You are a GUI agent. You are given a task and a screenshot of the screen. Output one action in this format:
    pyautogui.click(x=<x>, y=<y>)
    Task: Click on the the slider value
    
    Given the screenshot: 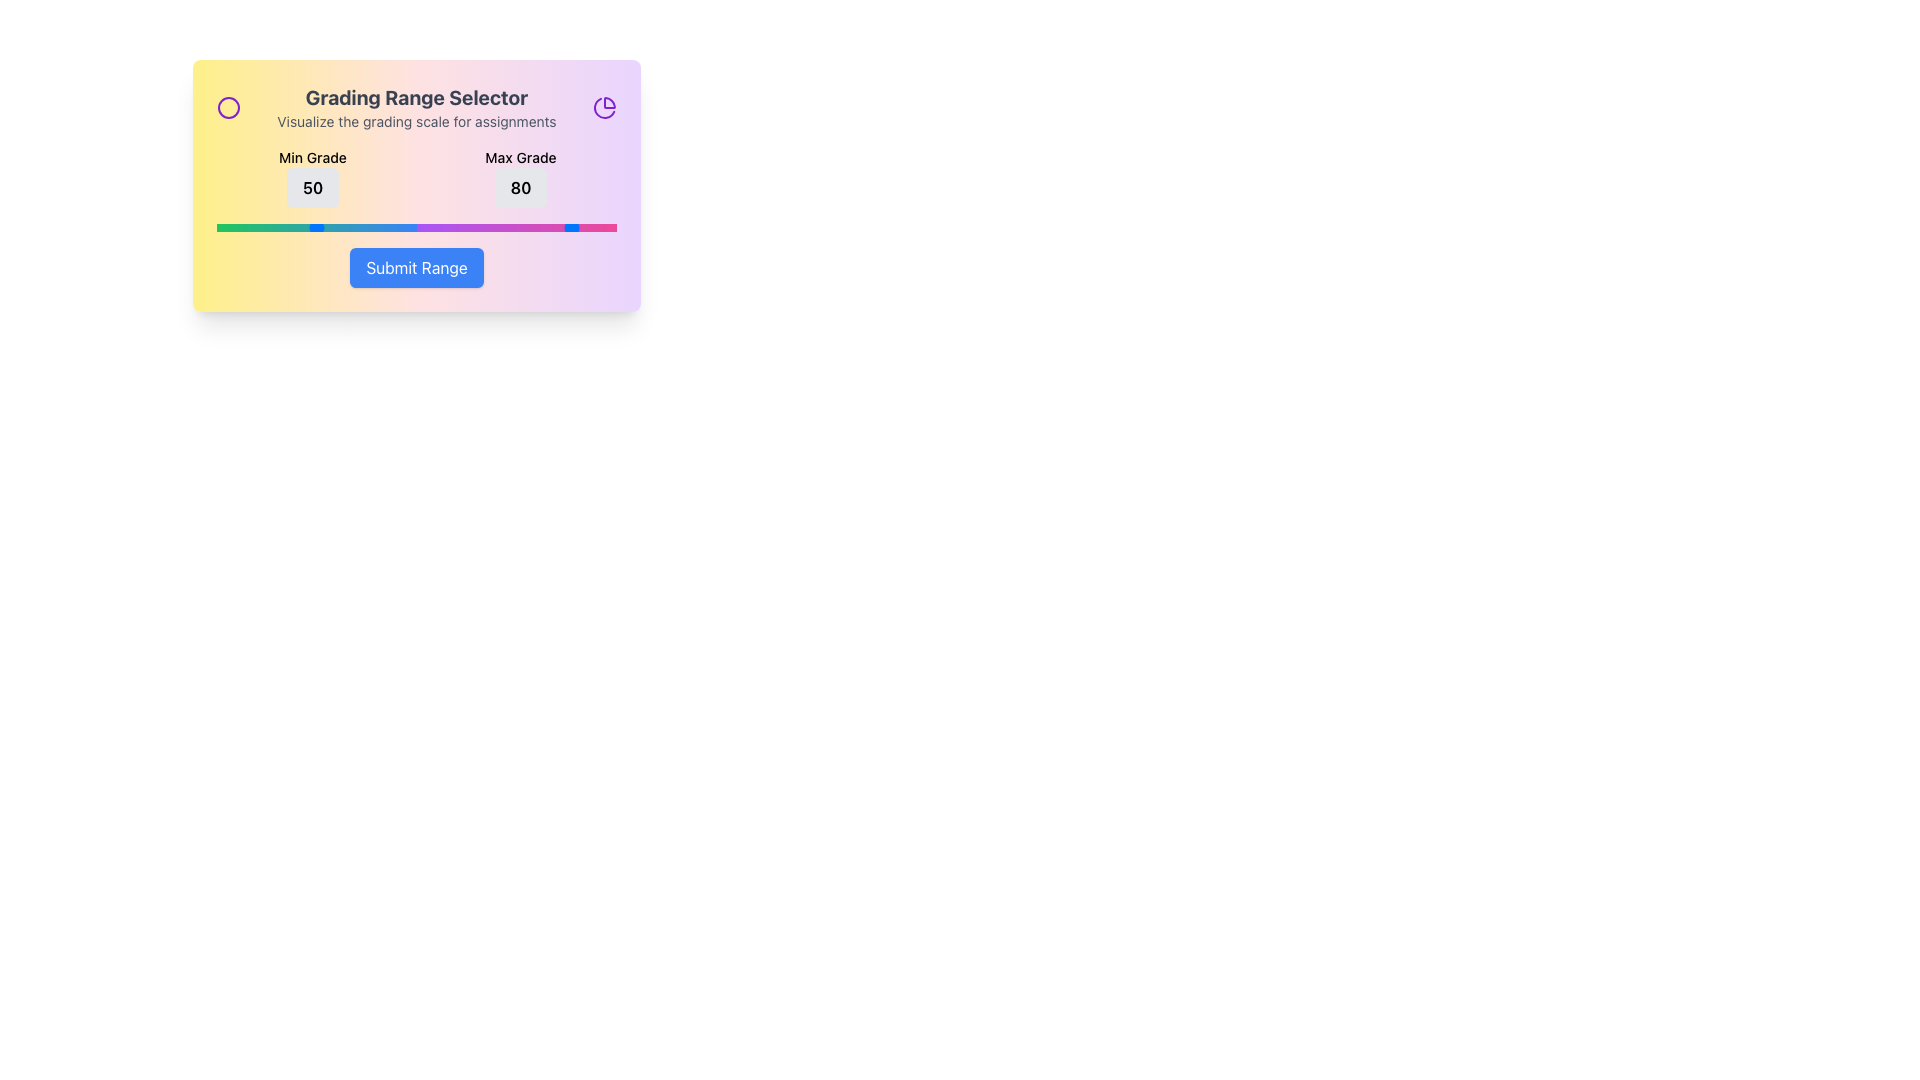 What is the action you would take?
    pyautogui.click(x=317, y=226)
    